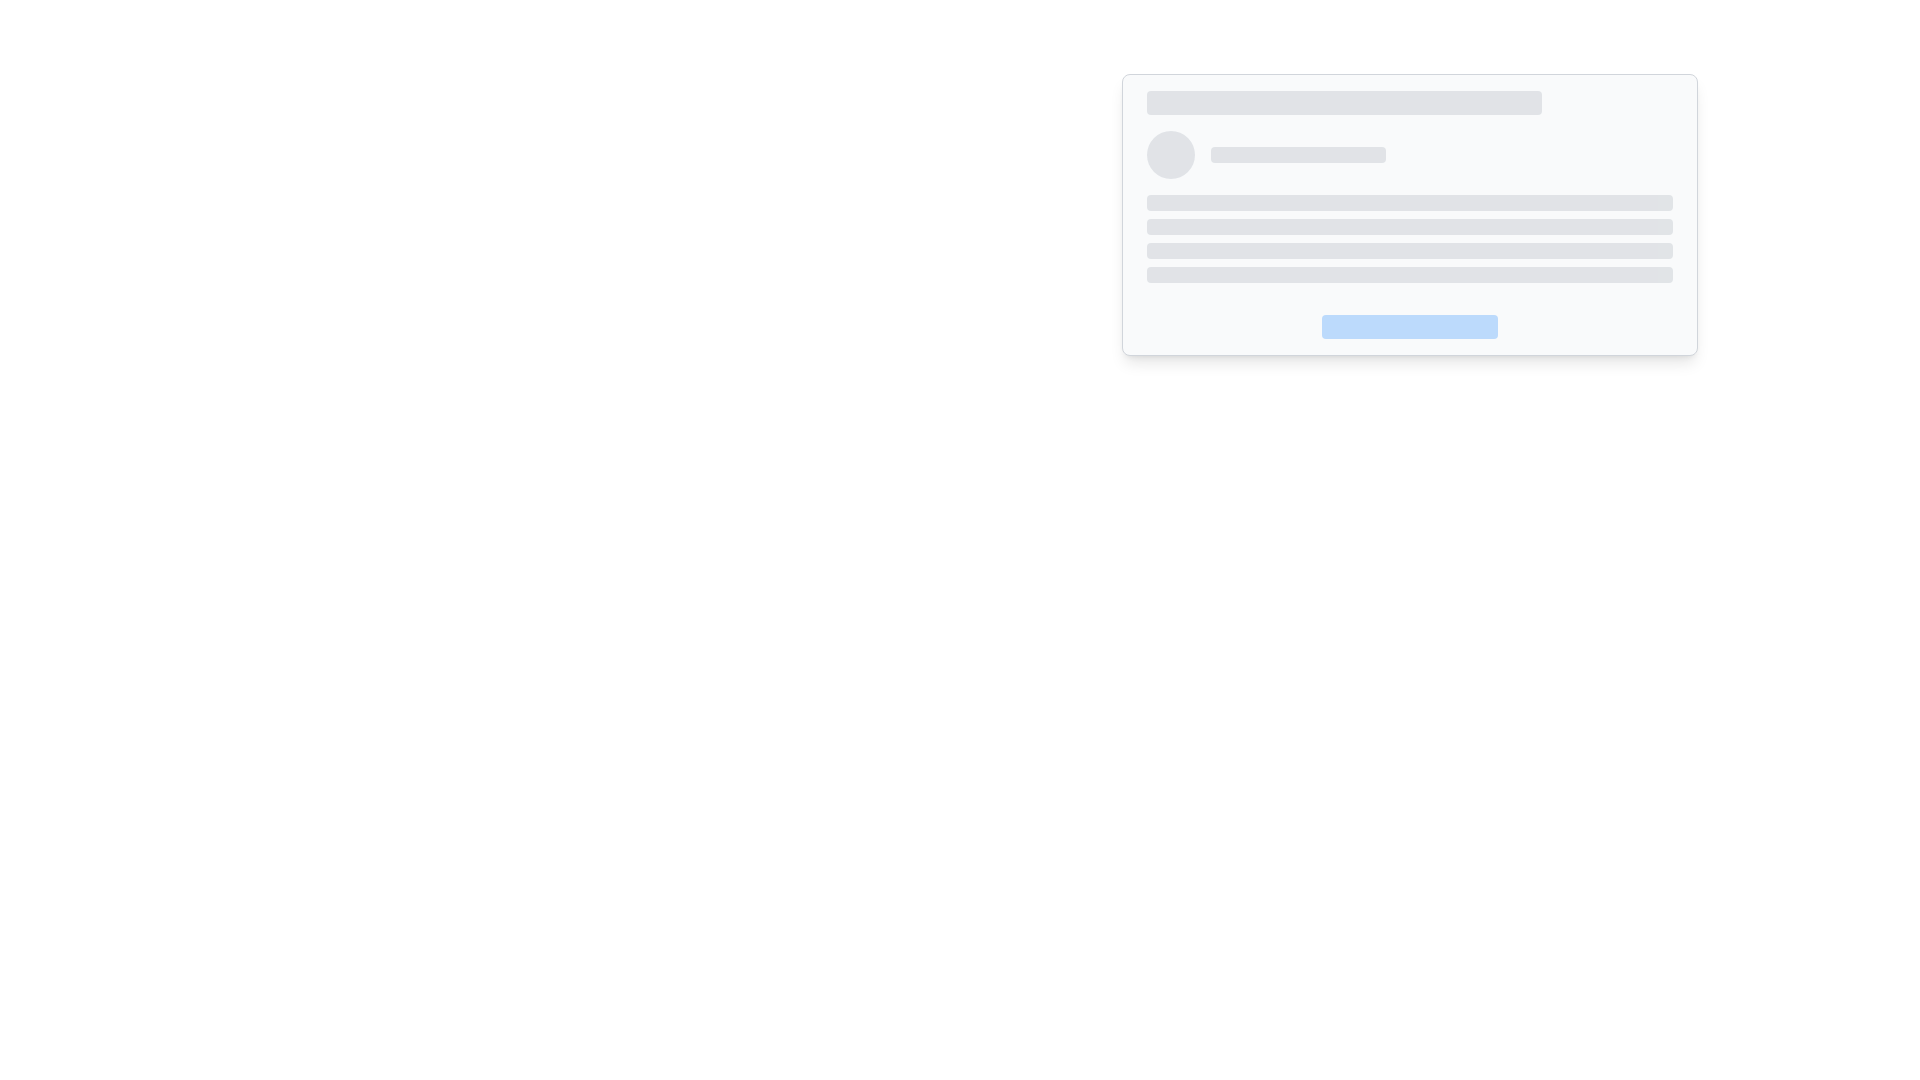 The width and height of the screenshot is (1920, 1080). What do you see at coordinates (1409, 318) in the screenshot?
I see `the Progress bar placeholder, which is a horizontal blue bar with rounded corners, centrally aligned at the bottom of a light-gray card-like component` at bounding box center [1409, 318].